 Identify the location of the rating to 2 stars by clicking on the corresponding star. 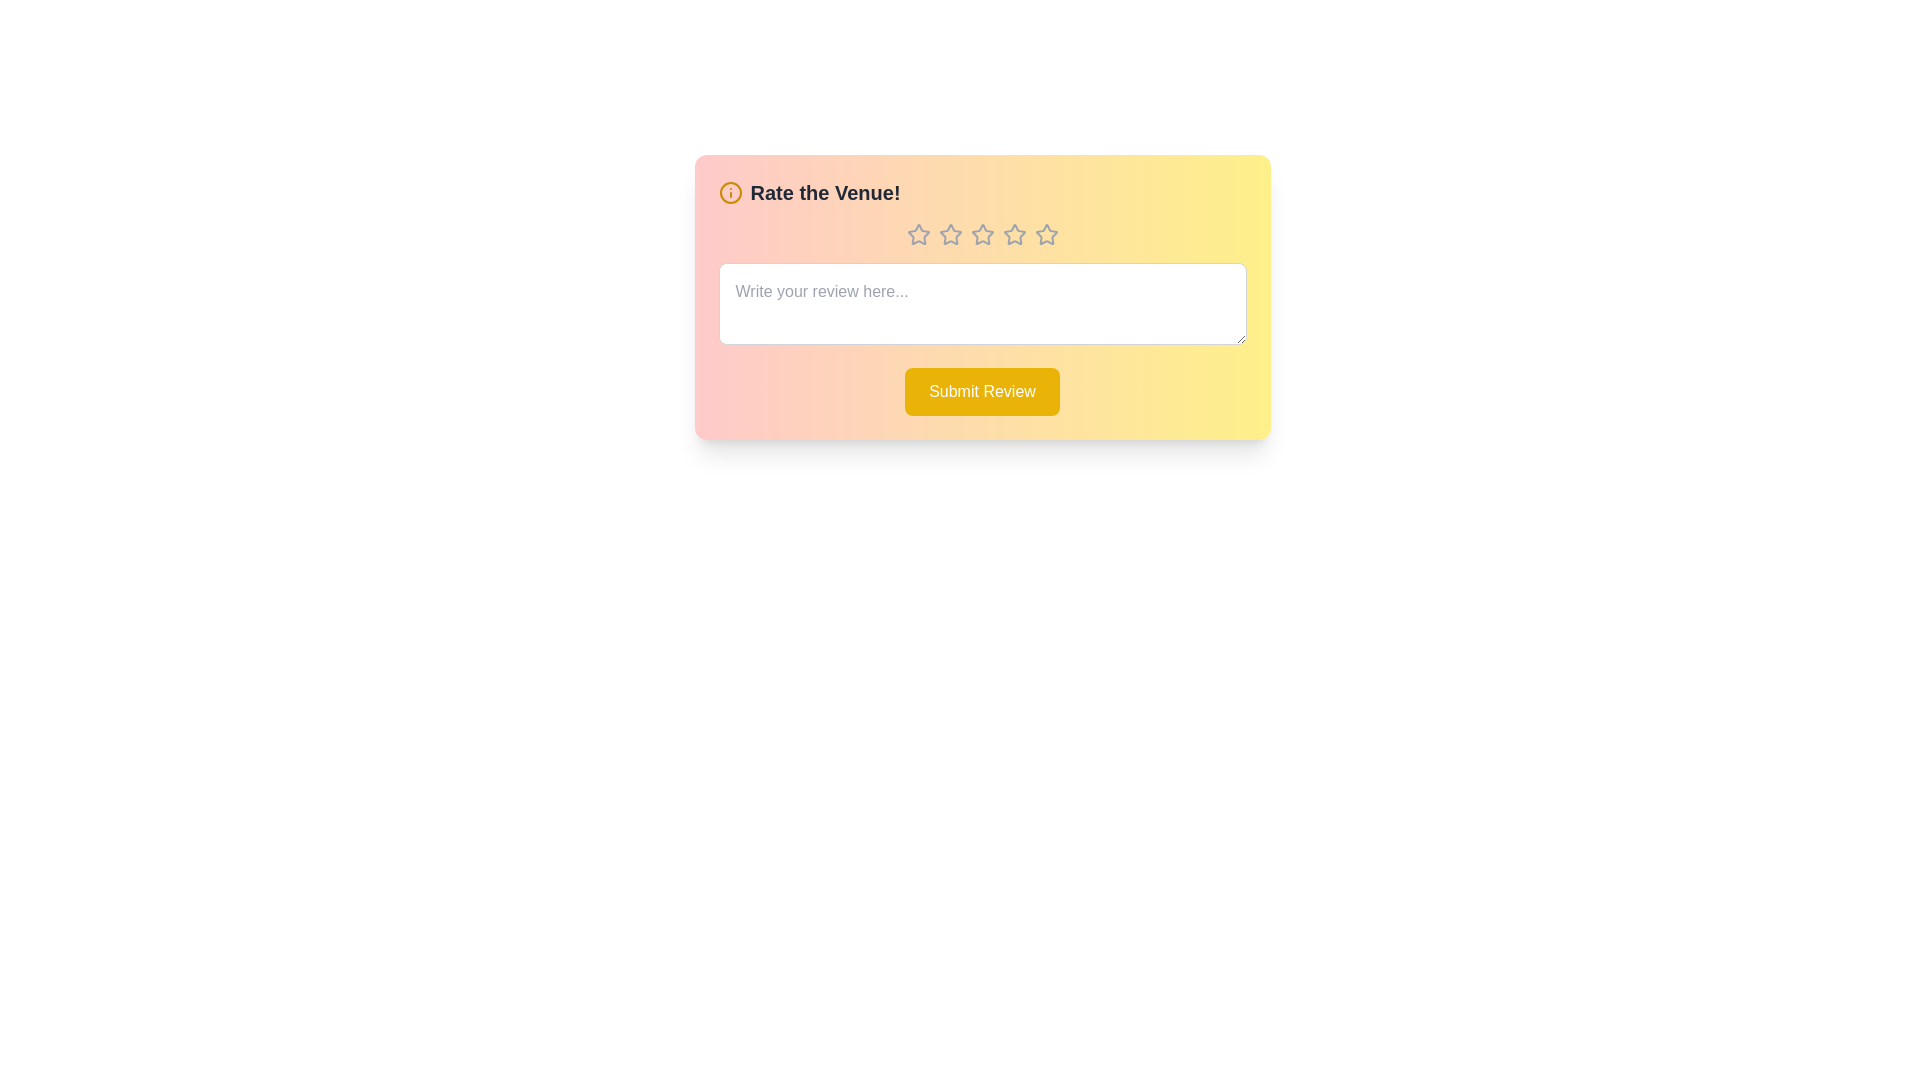
(949, 234).